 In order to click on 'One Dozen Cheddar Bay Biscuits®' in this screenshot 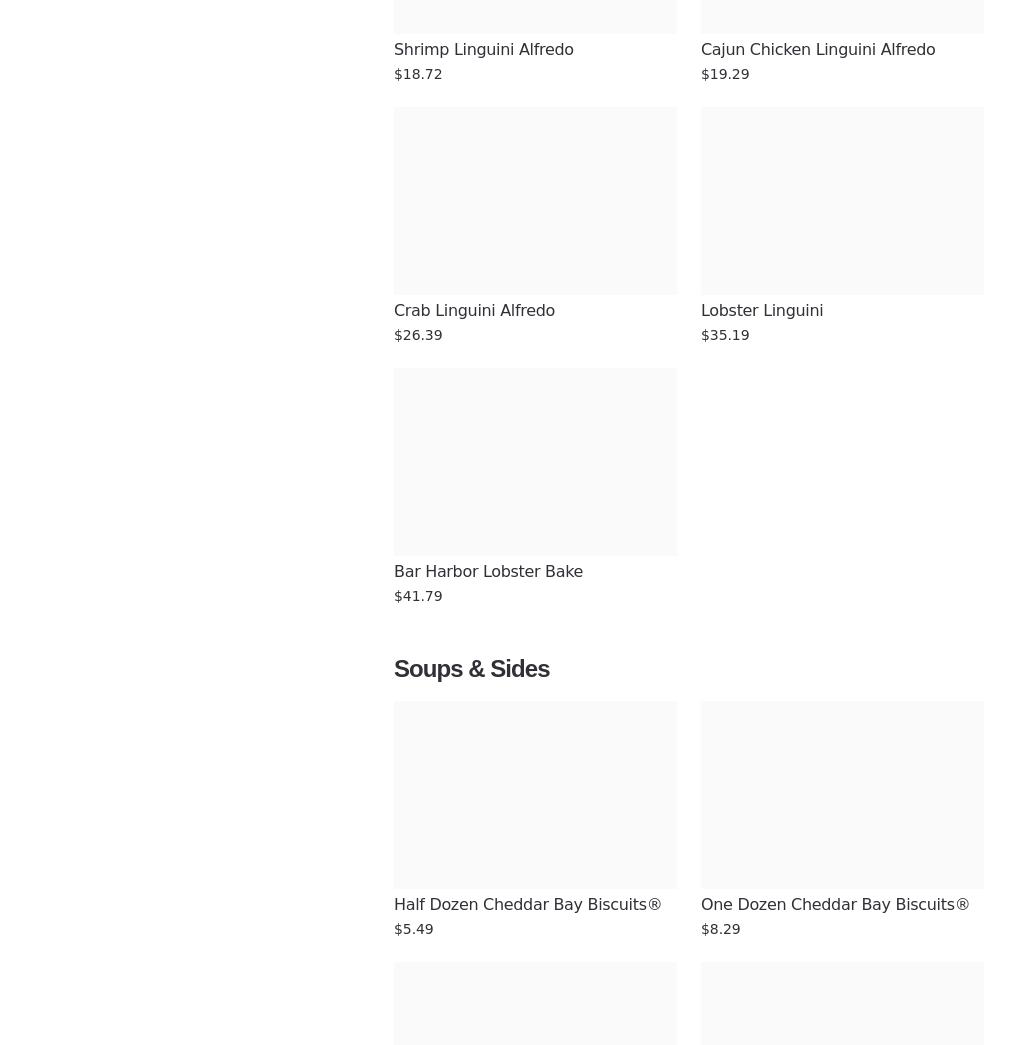, I will do `click(834, 904)`.